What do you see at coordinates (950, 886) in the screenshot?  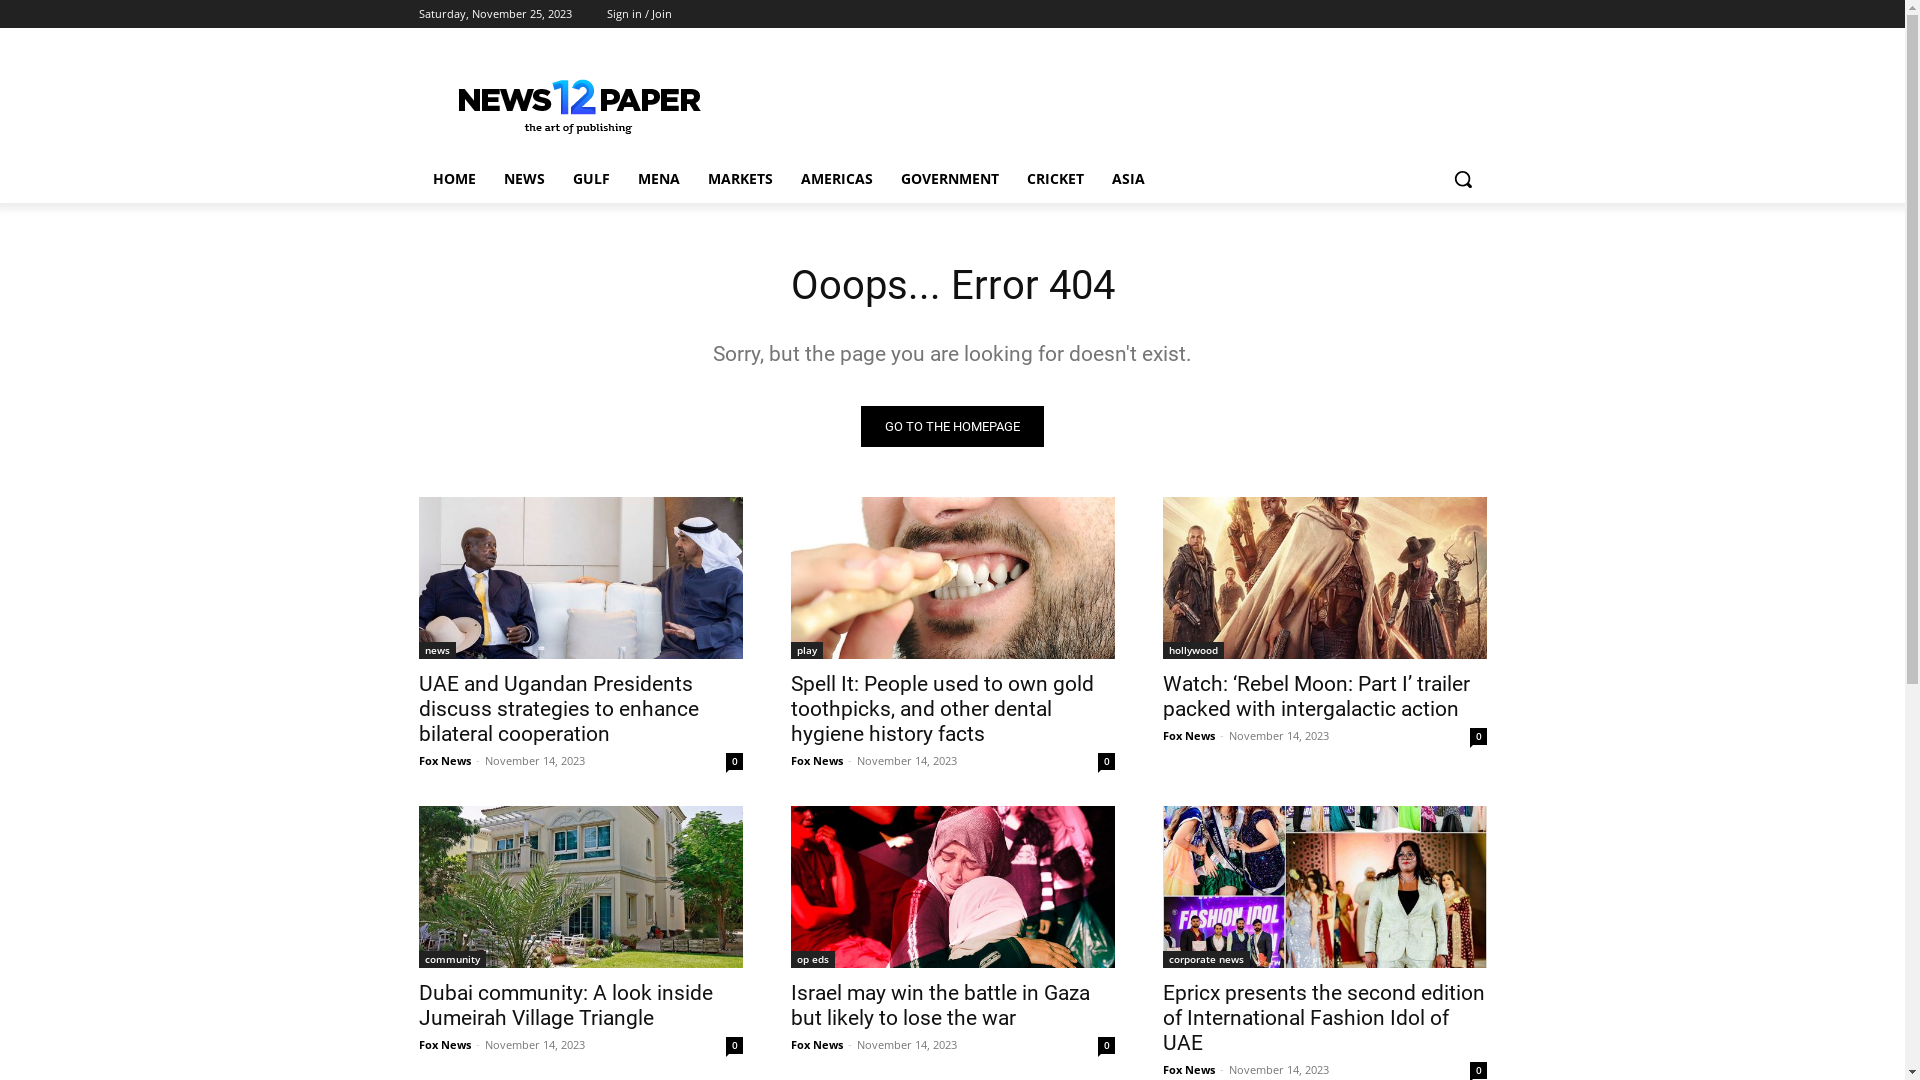 I see `'Israel may win the battle in Gaza but likely to lose the war'` at bounding box center [950, 886].